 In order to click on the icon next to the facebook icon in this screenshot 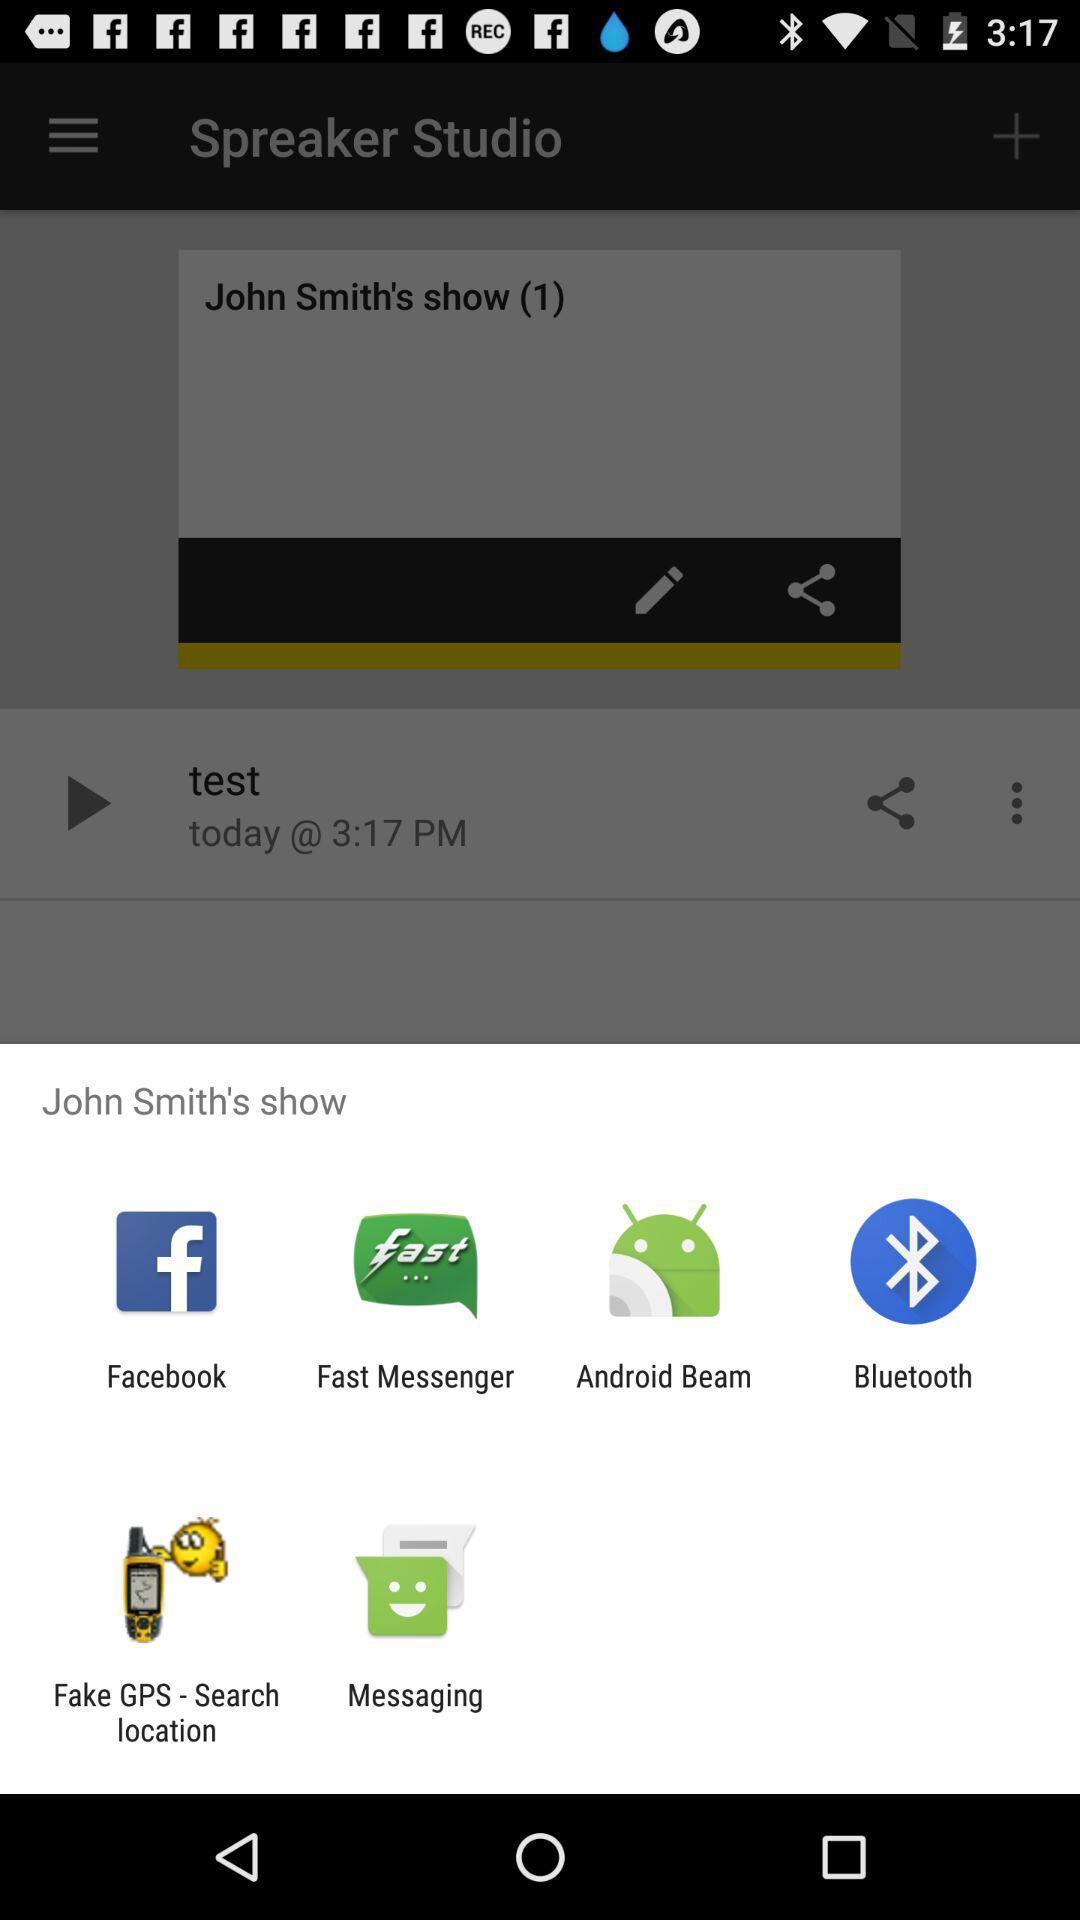, I will do `click(414, 1392)`.